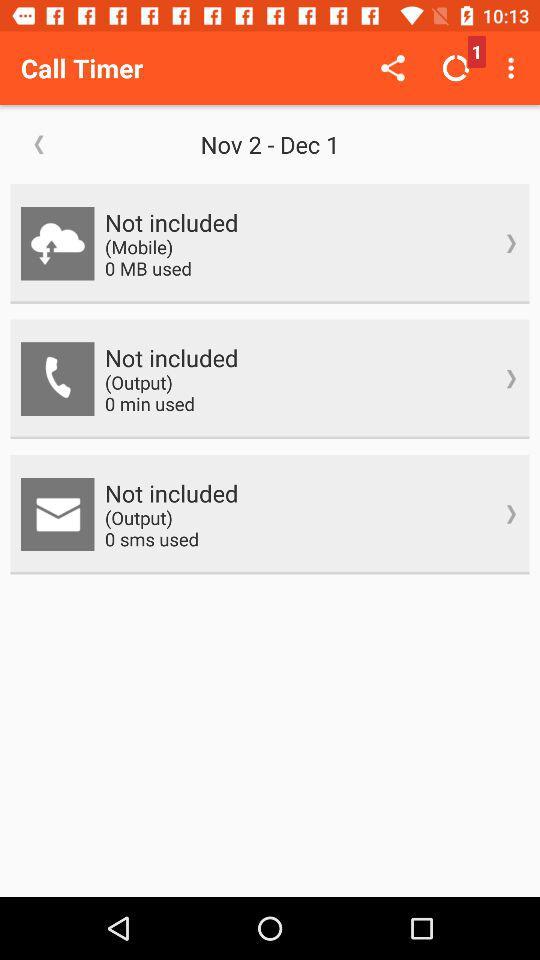 This screenshot has width=540, height=960. I want to click on the item above not included mobile icon, so click(513, 68).